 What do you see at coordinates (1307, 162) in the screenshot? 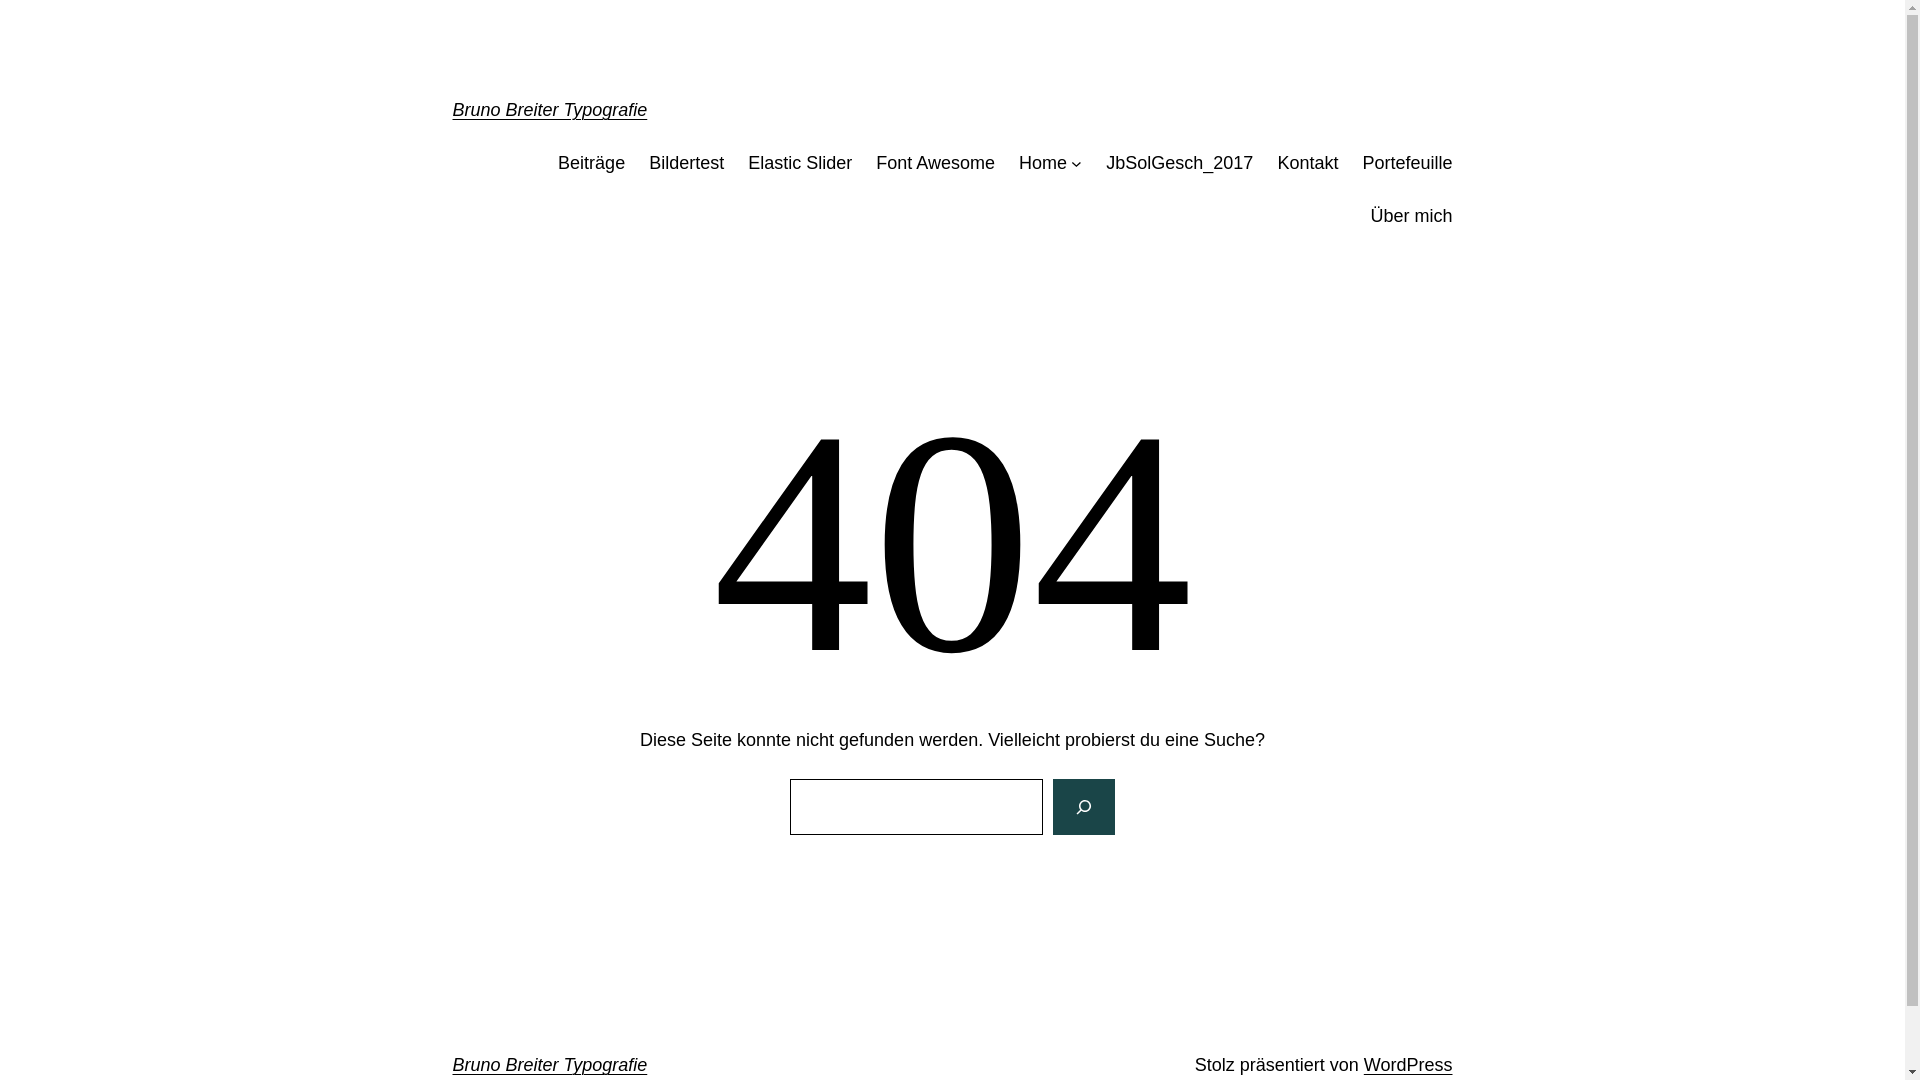
I see `'Kontakt'` at bounding box center [1307, 162].